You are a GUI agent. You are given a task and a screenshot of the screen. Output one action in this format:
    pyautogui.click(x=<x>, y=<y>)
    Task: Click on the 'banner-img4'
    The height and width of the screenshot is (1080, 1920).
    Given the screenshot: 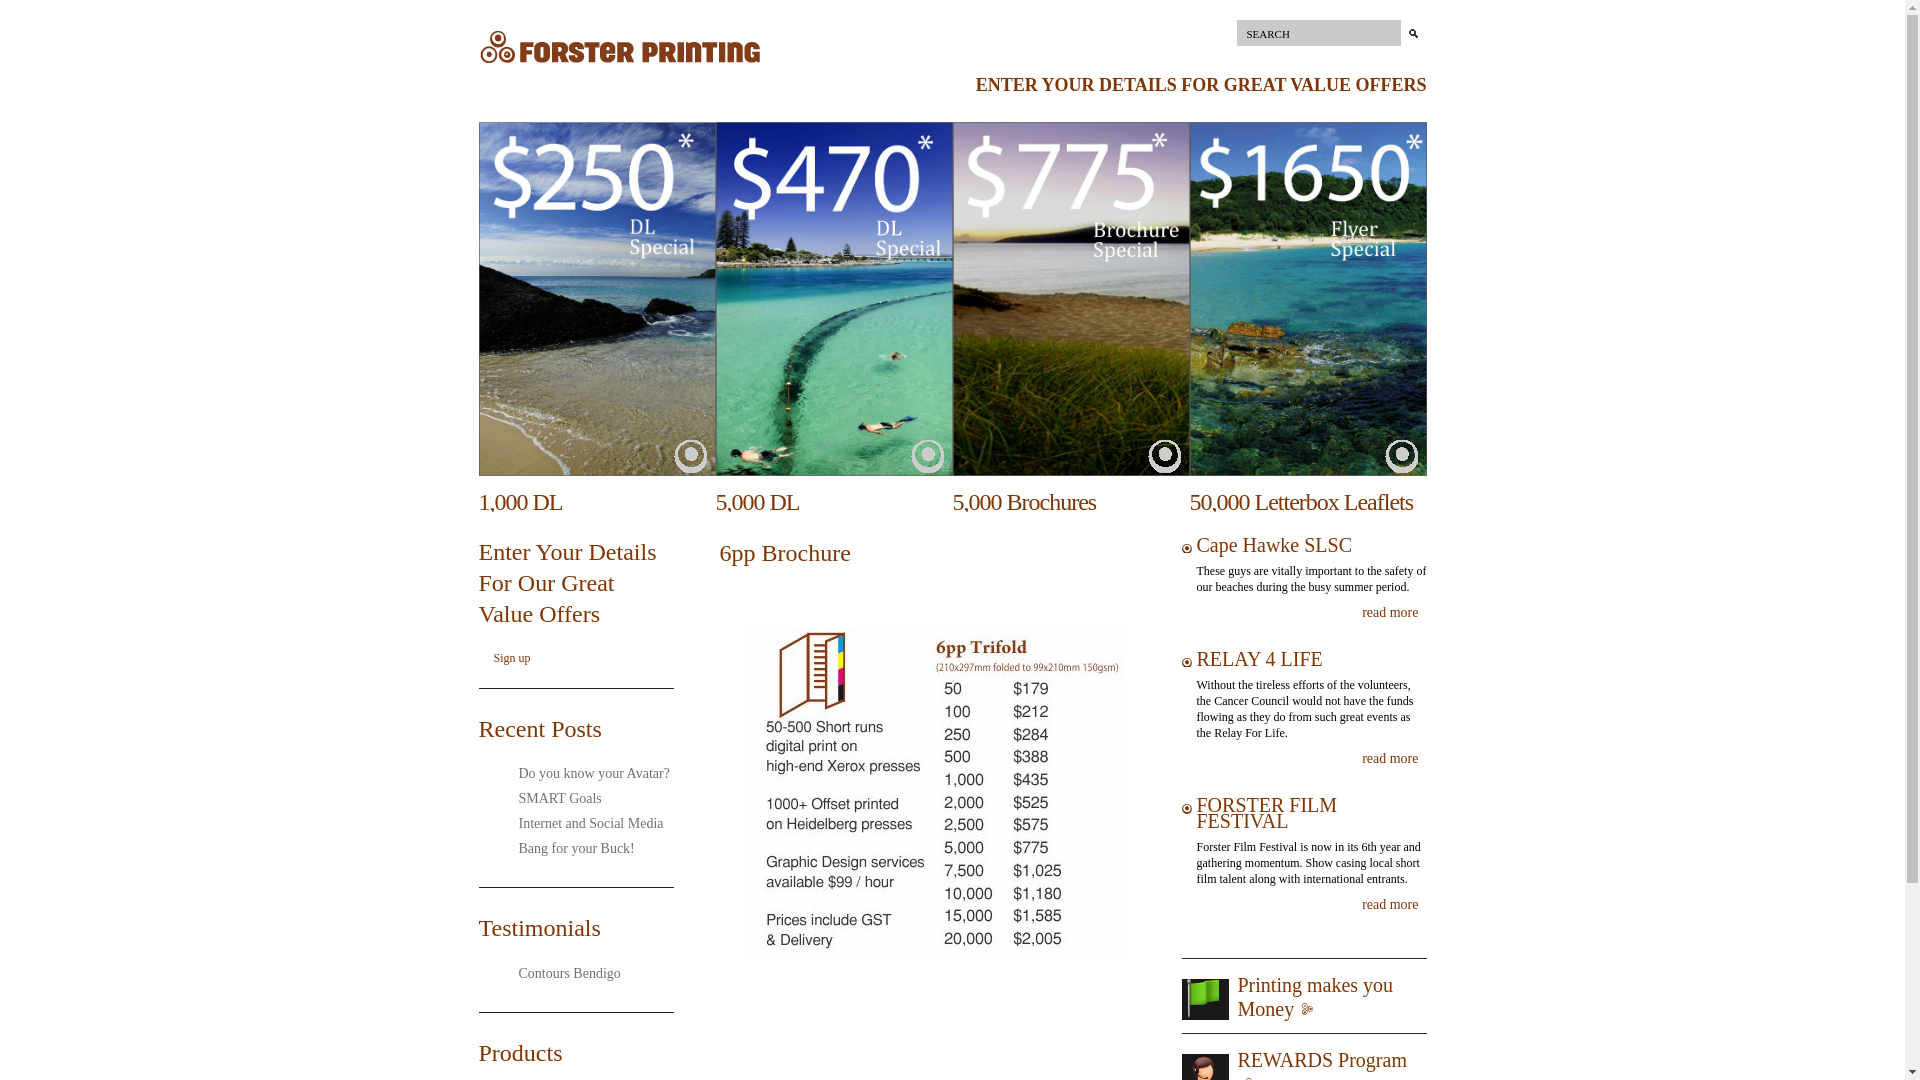 What is the action you would take?
    pyautogui.click(x=1308, y=299)
    